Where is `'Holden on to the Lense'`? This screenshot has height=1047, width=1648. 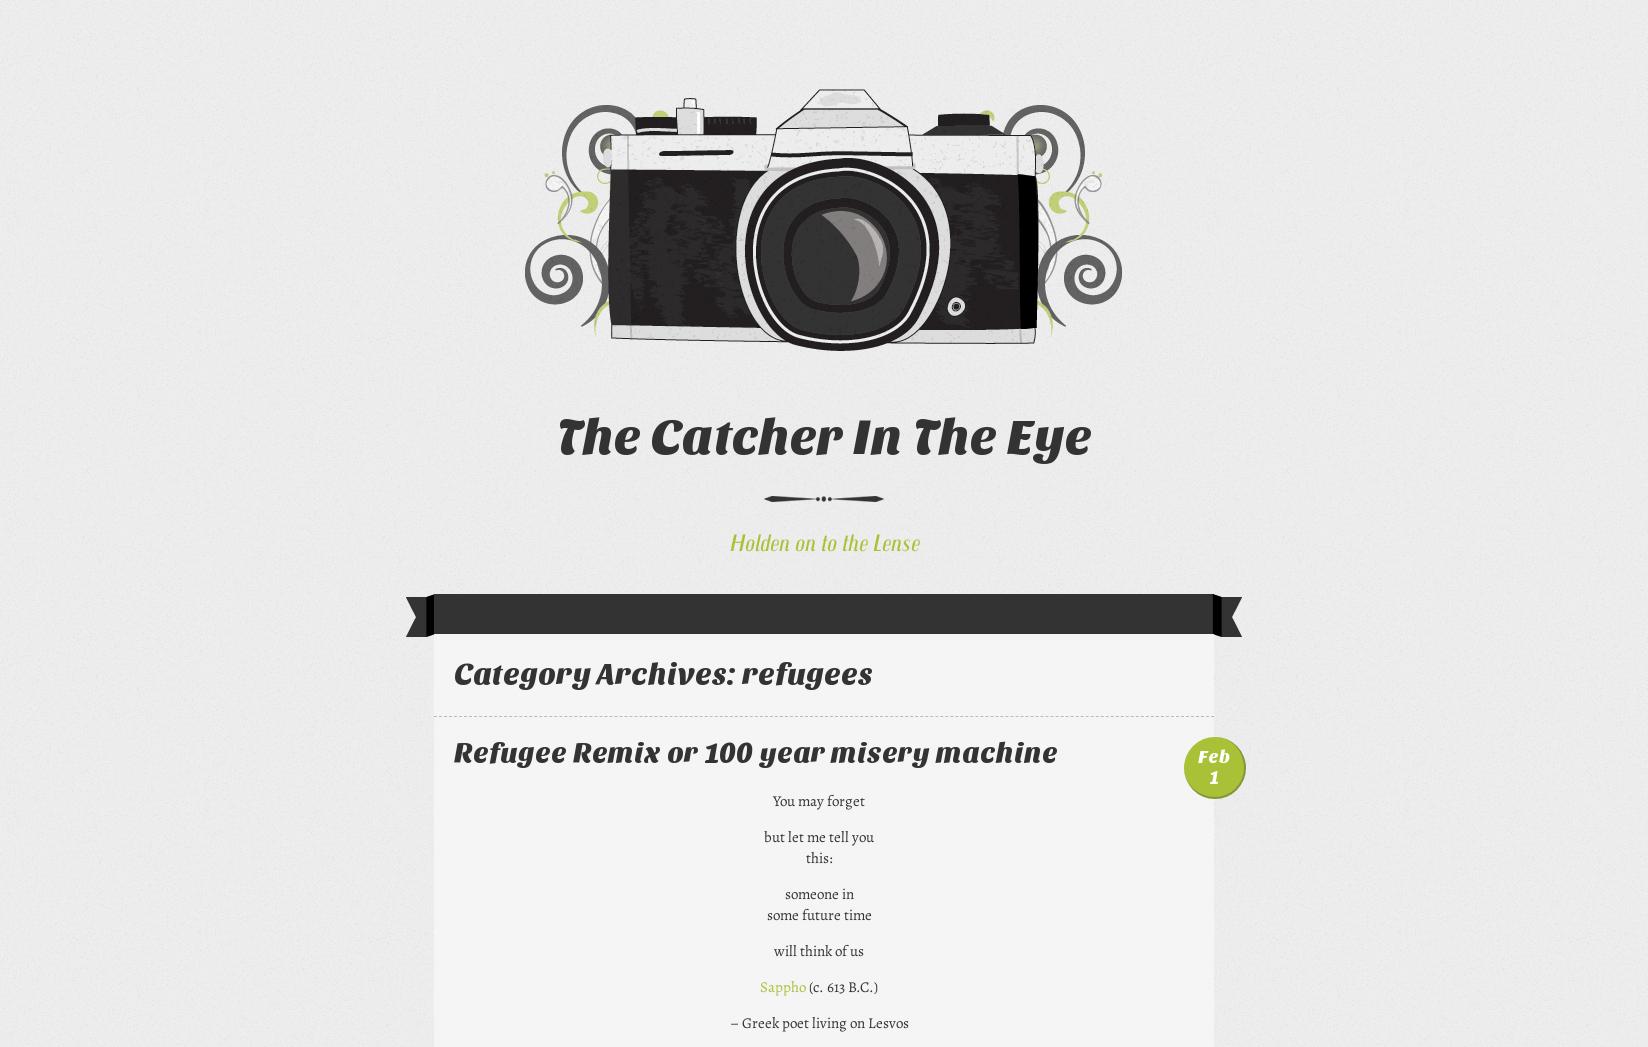
'Holden on to the Lense' is located at coordinates (824, 540).